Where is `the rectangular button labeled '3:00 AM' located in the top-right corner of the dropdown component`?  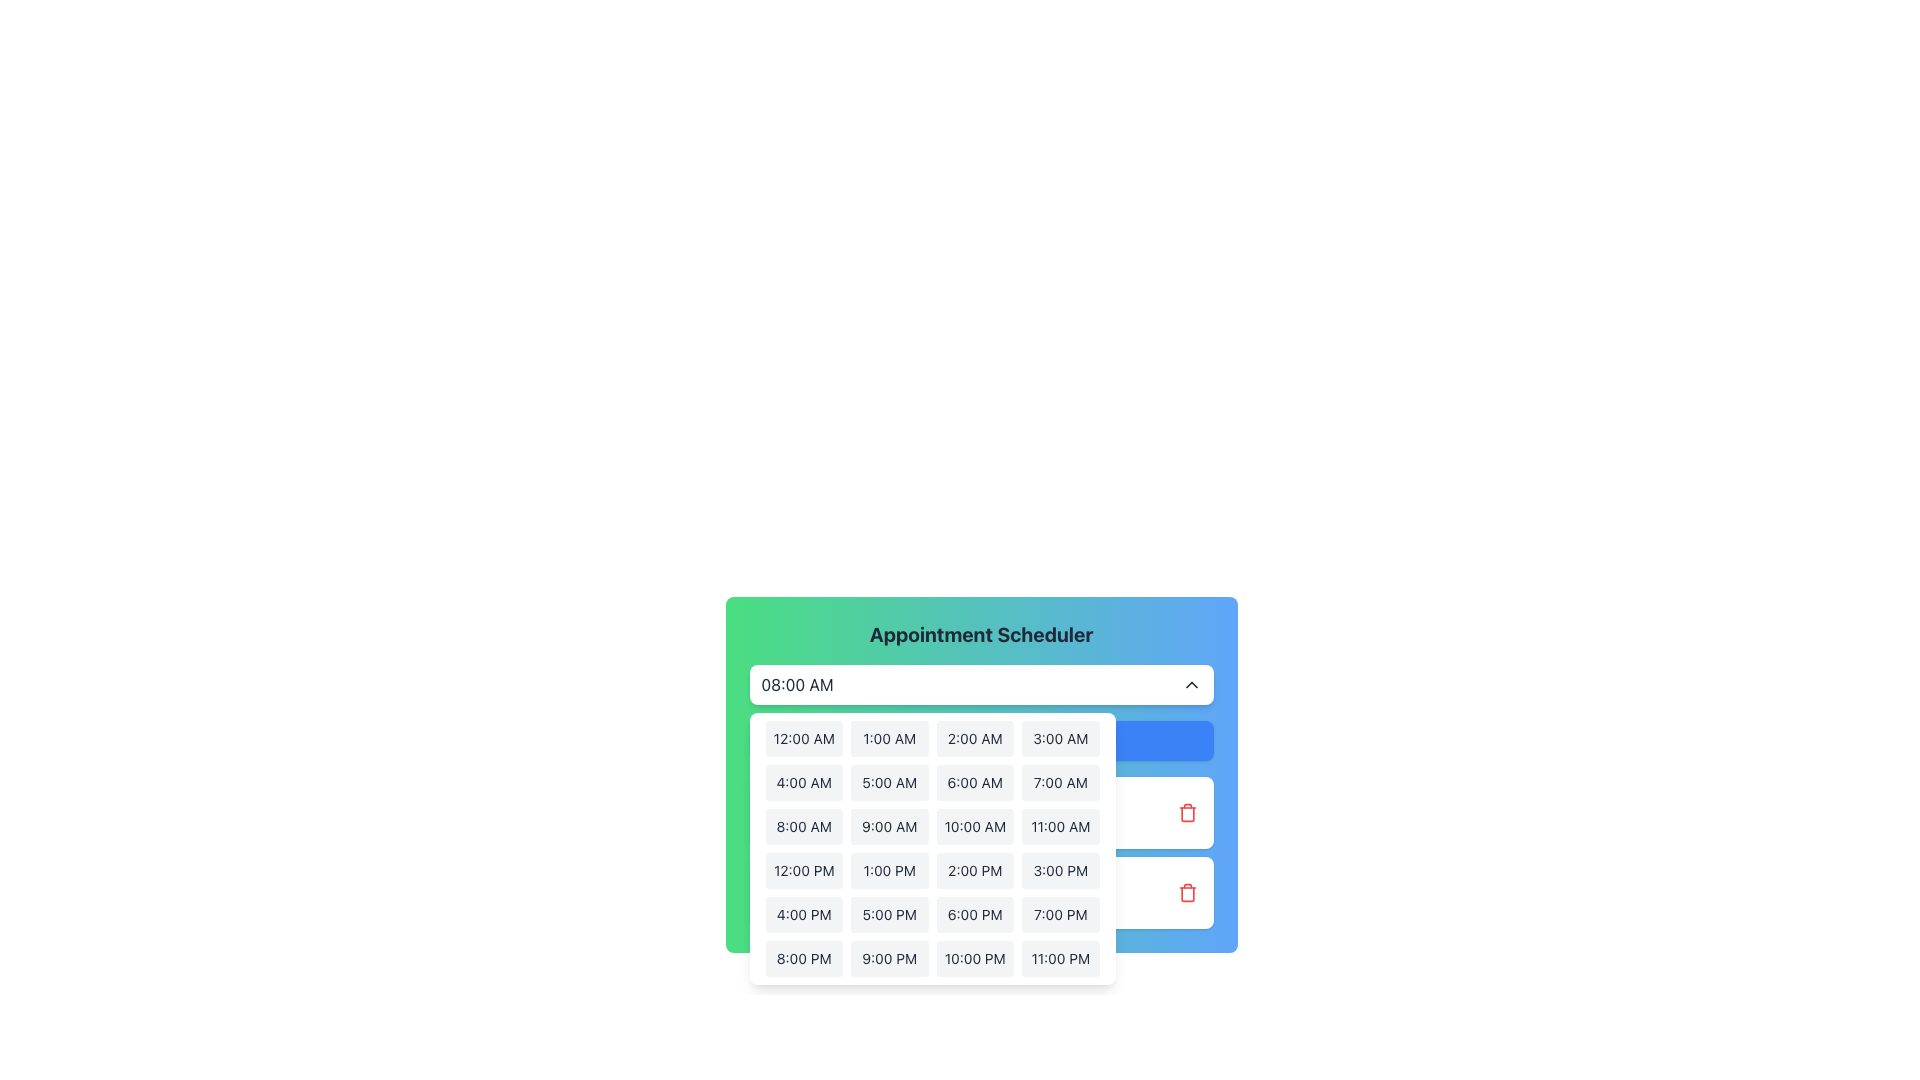
the rectangular button labeled '3:00 AM' located in the top-right corner of the dropdown component is located at coordinates (1059, 739).